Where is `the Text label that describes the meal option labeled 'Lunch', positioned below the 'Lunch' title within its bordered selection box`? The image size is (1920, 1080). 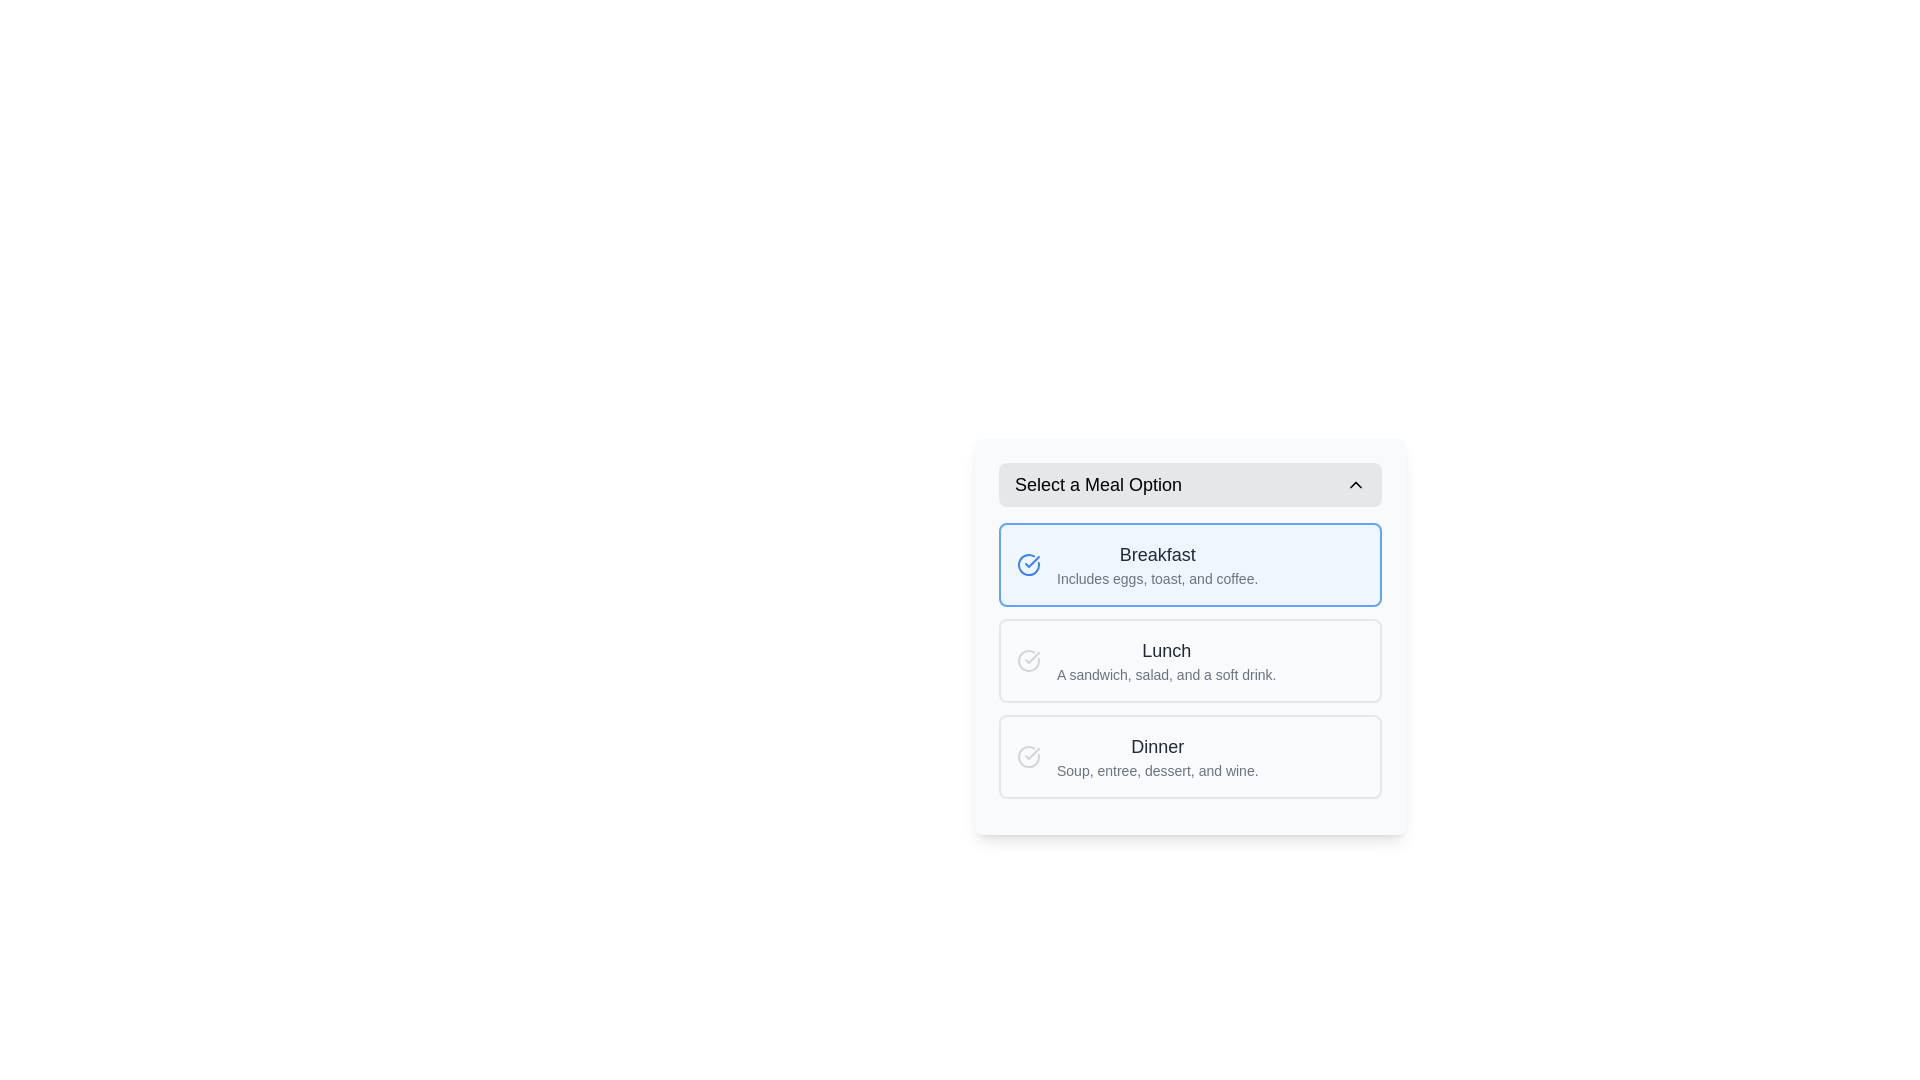
the Text label that describes the meal option labeled 'Lunch', positioned below the 'Lunch' title within its bordered selection box is located at coordinates (1166, 675).